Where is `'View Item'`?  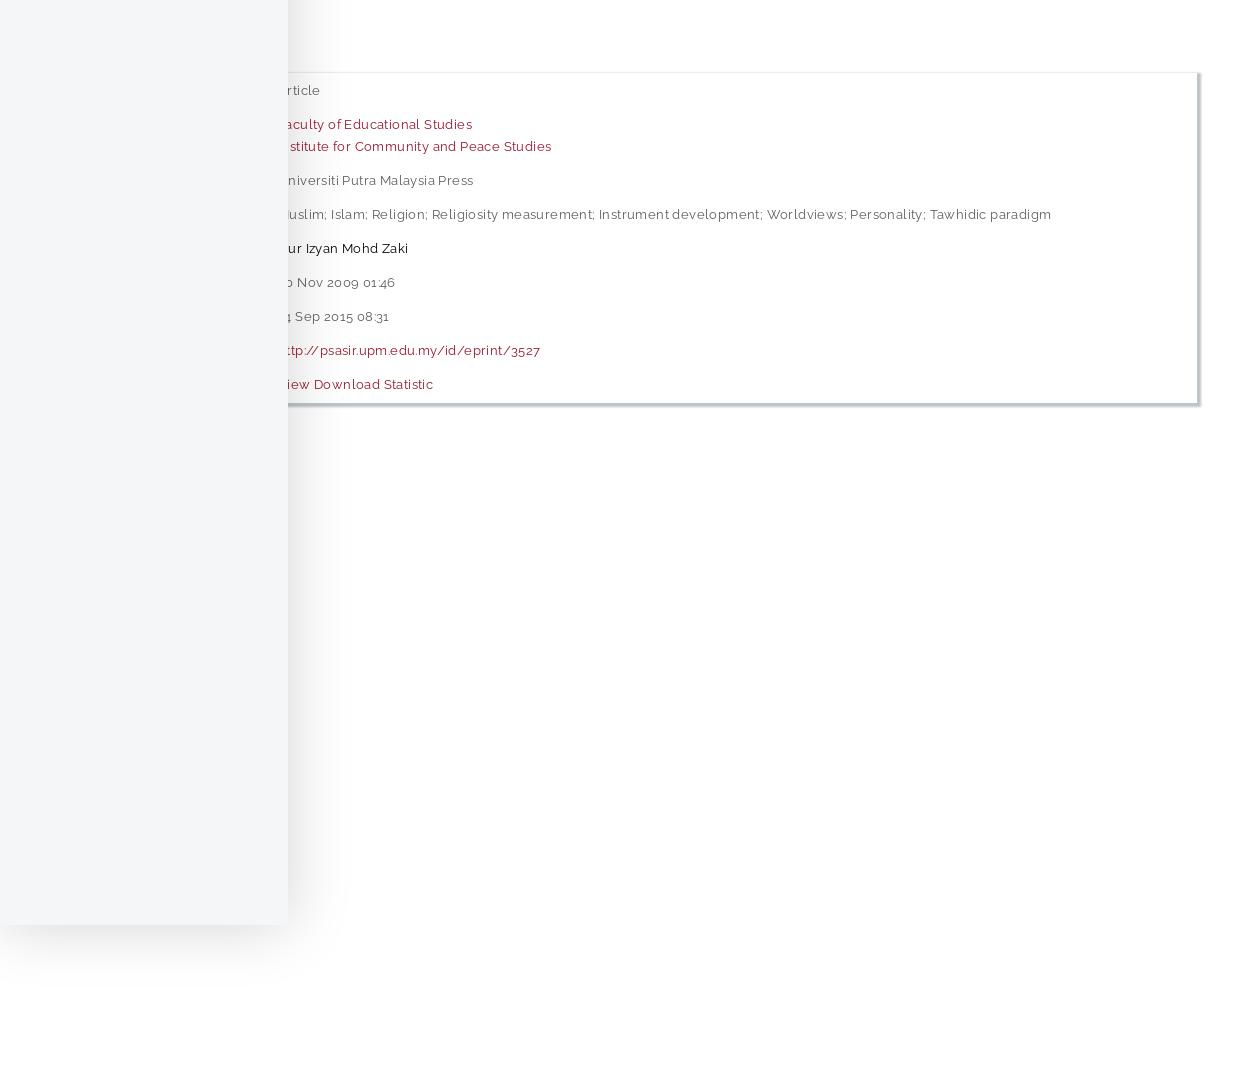
'View Item' is located at coordinates (114, 486).